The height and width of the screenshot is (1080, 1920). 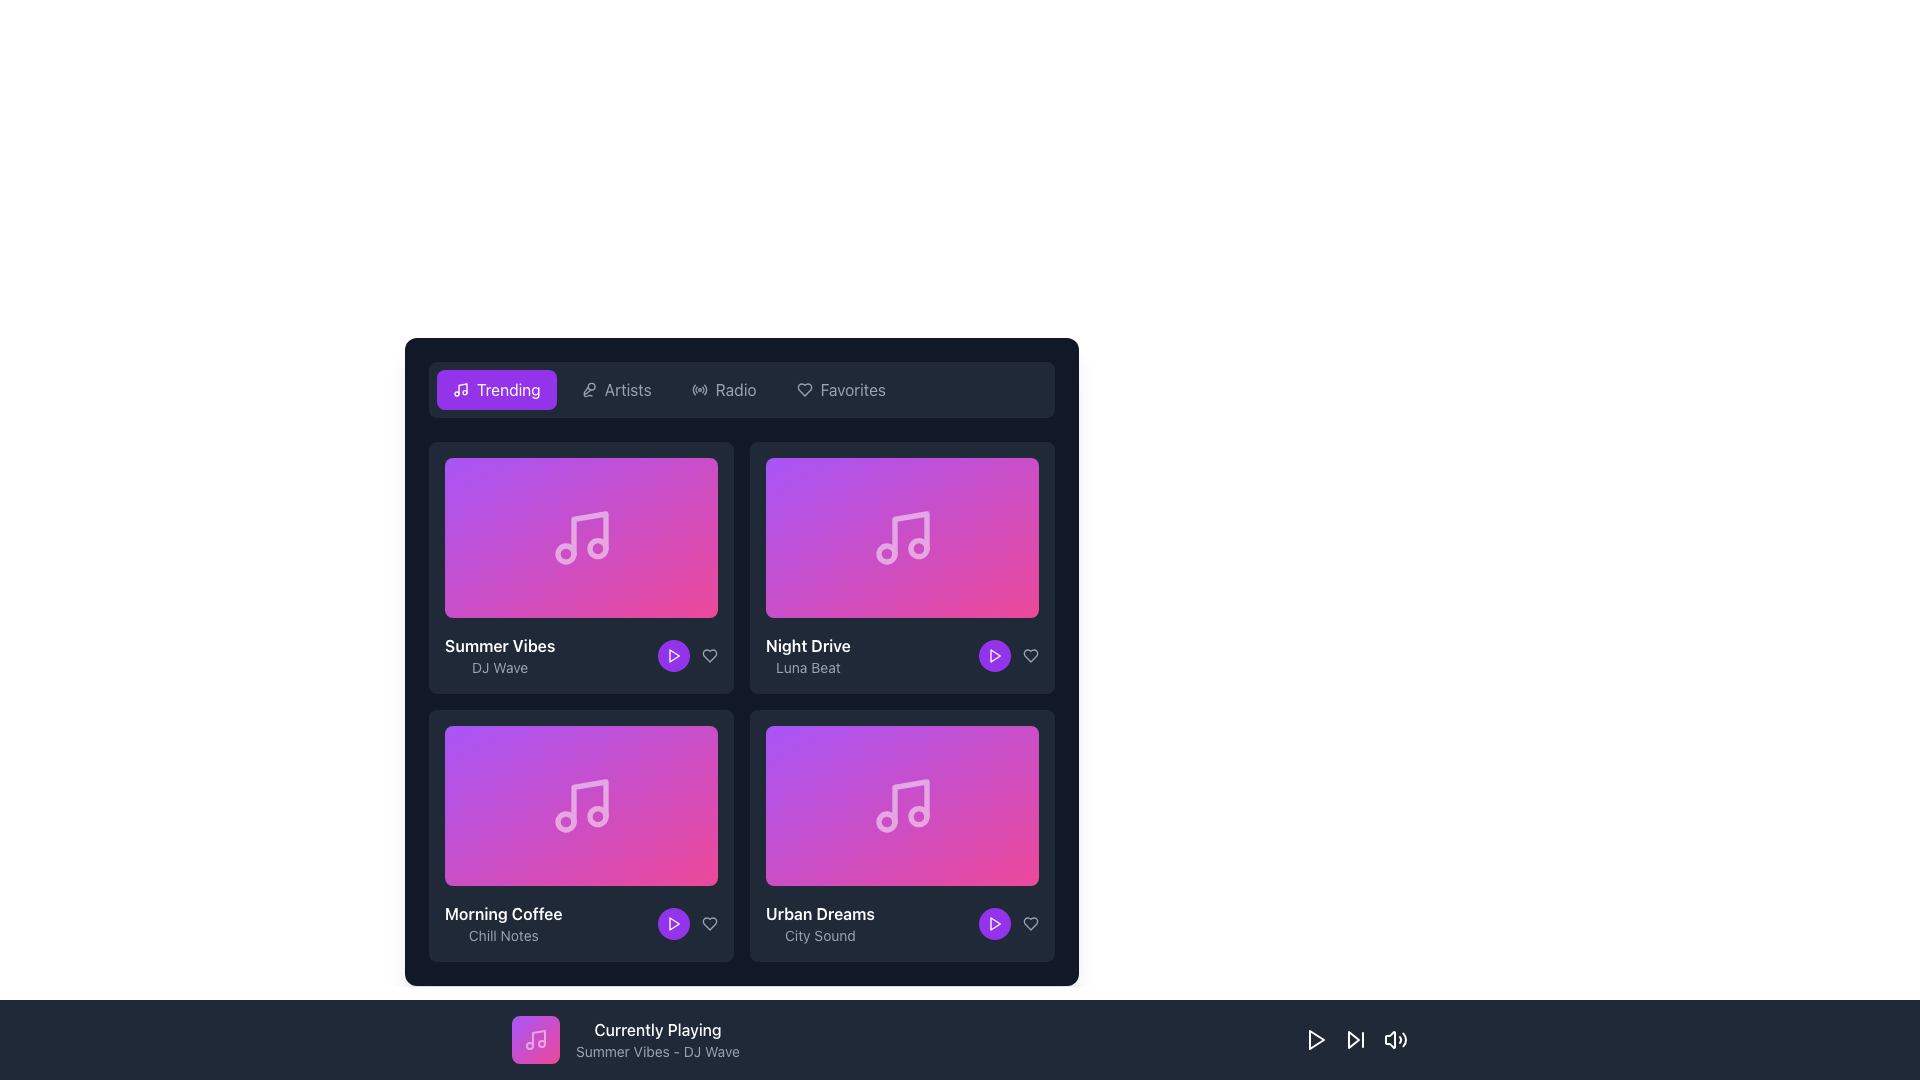 I want to click on the heart icon within the controls for the 'Summer Vibes' track to like the track, so click(x=687, y=655).